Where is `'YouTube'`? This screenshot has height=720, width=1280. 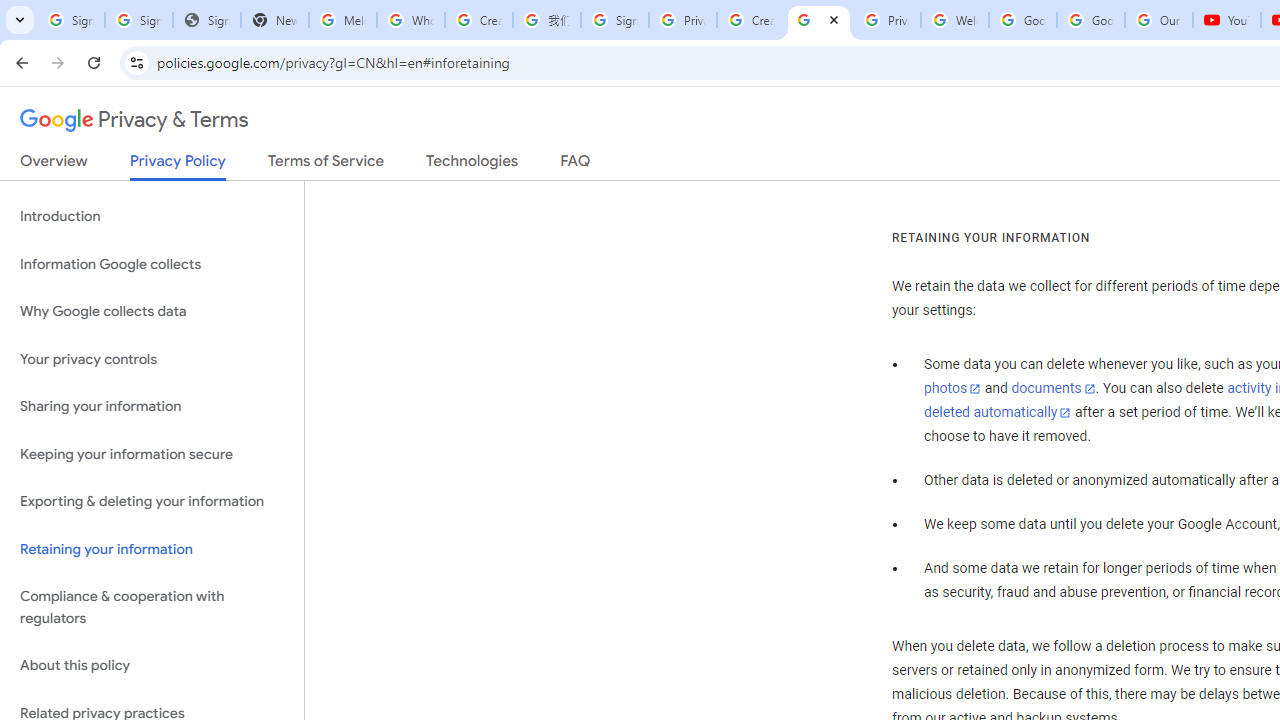 'YouTube' is located at coordinates (1225, 20).